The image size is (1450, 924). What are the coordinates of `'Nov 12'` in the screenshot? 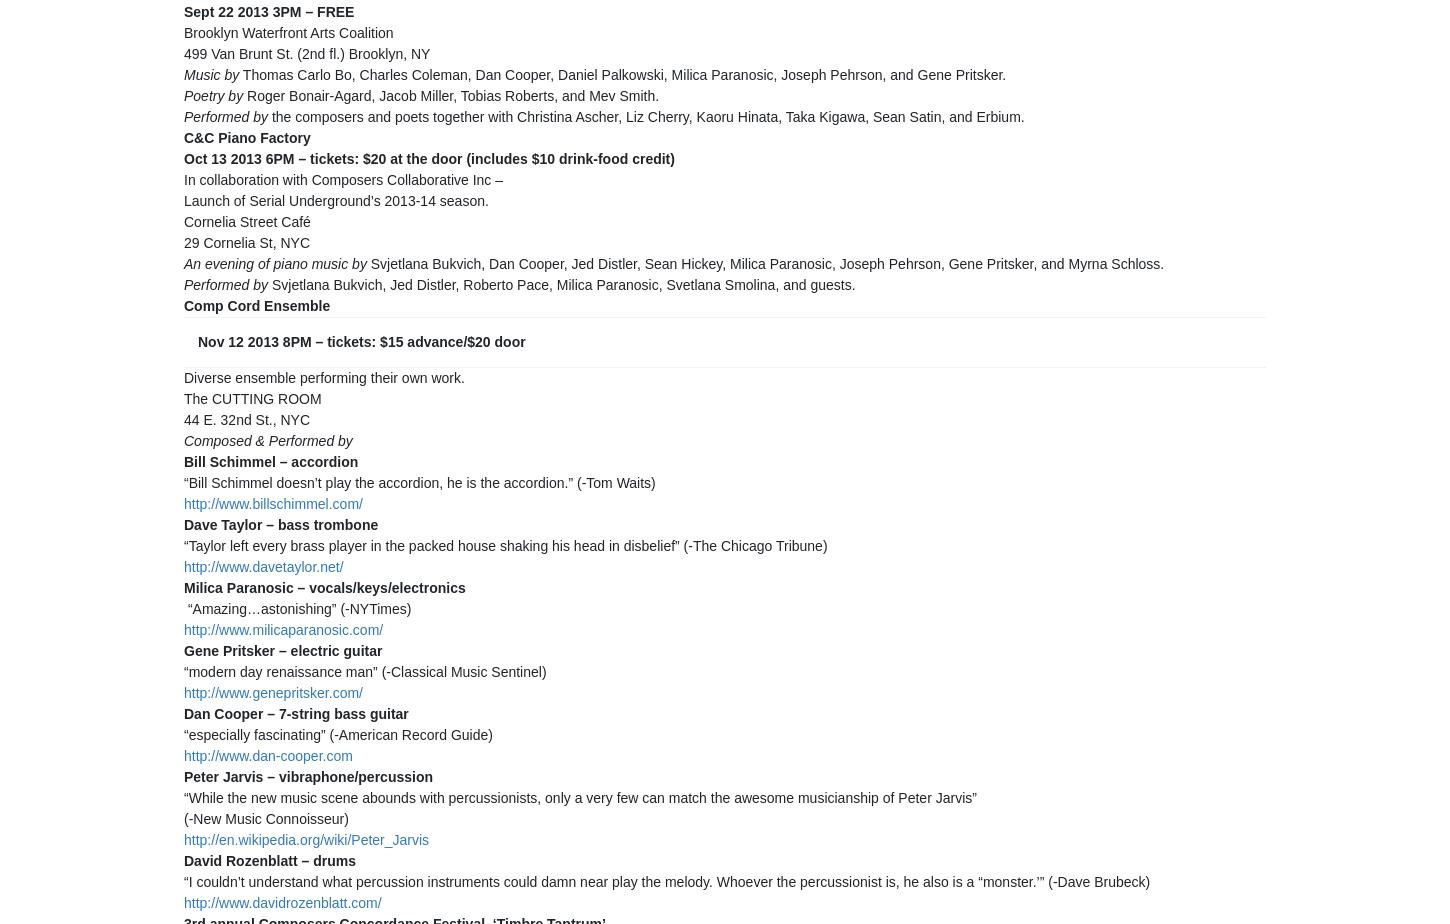 It's located at (219, 341).